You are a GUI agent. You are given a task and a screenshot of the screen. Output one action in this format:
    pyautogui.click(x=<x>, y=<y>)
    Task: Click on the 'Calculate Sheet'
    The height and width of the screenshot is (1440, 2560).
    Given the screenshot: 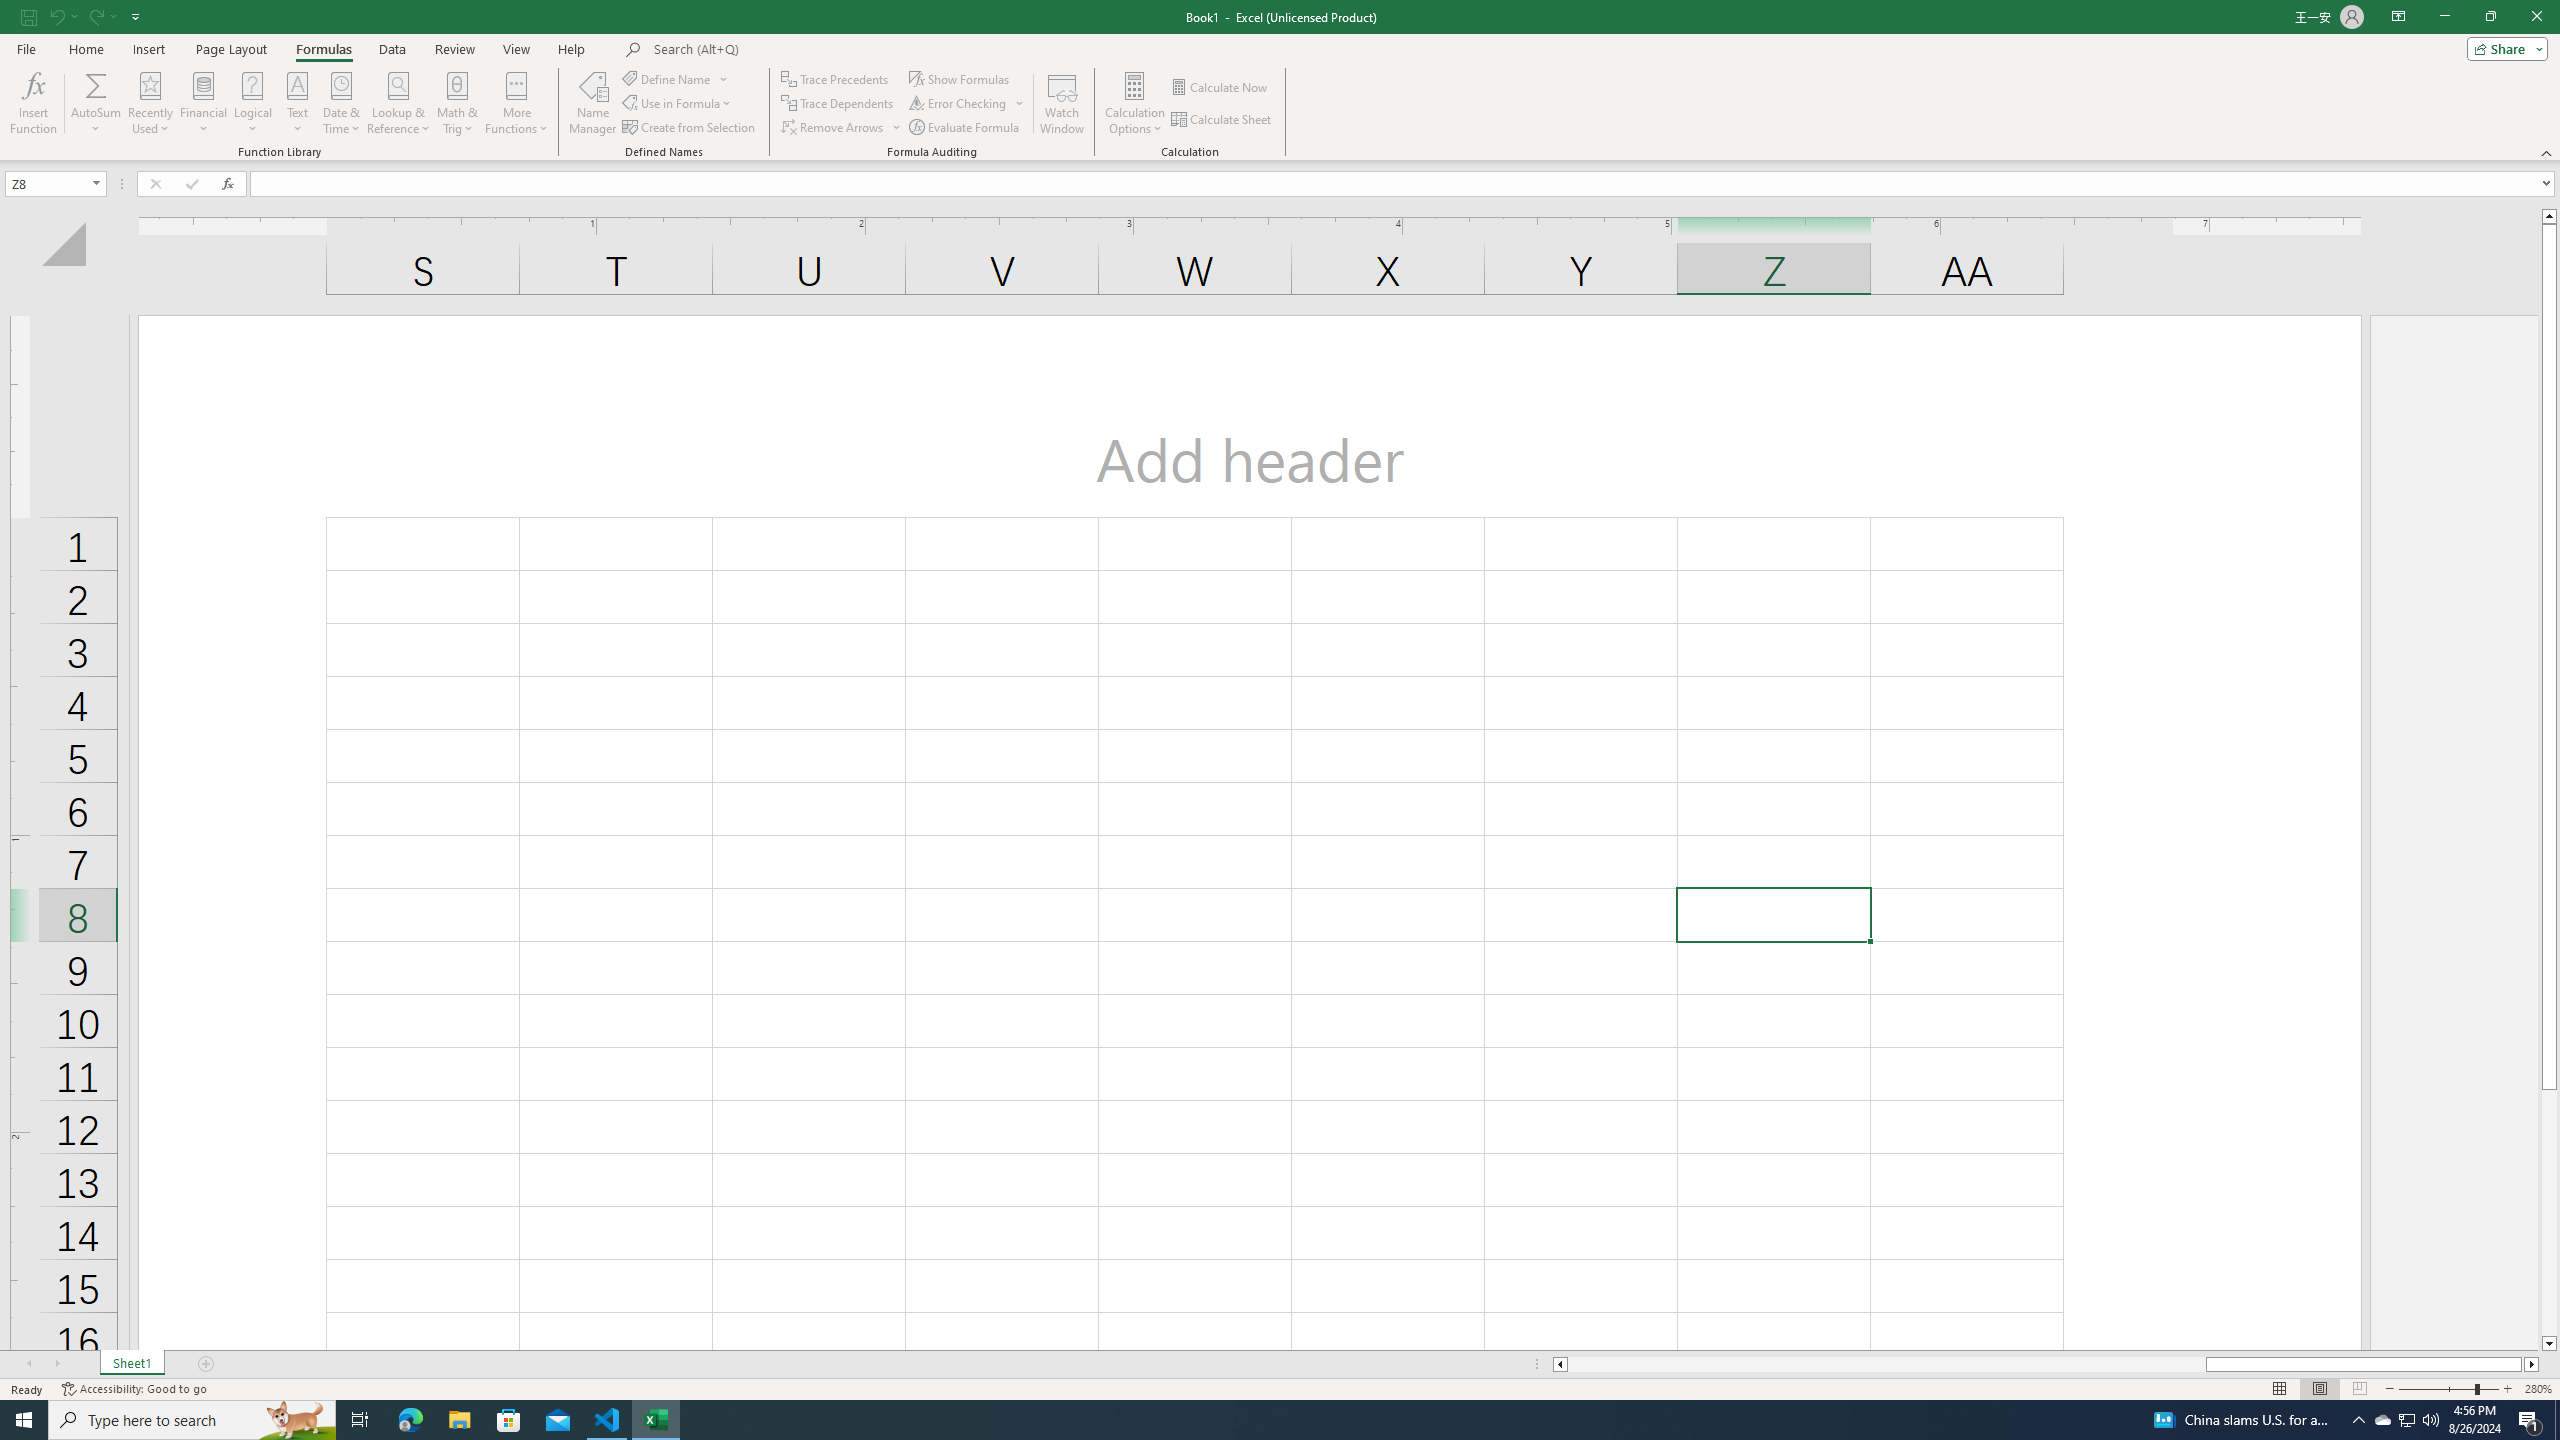 What is the action you would take?
    pyautogui.click(x=1222, y=118)
    